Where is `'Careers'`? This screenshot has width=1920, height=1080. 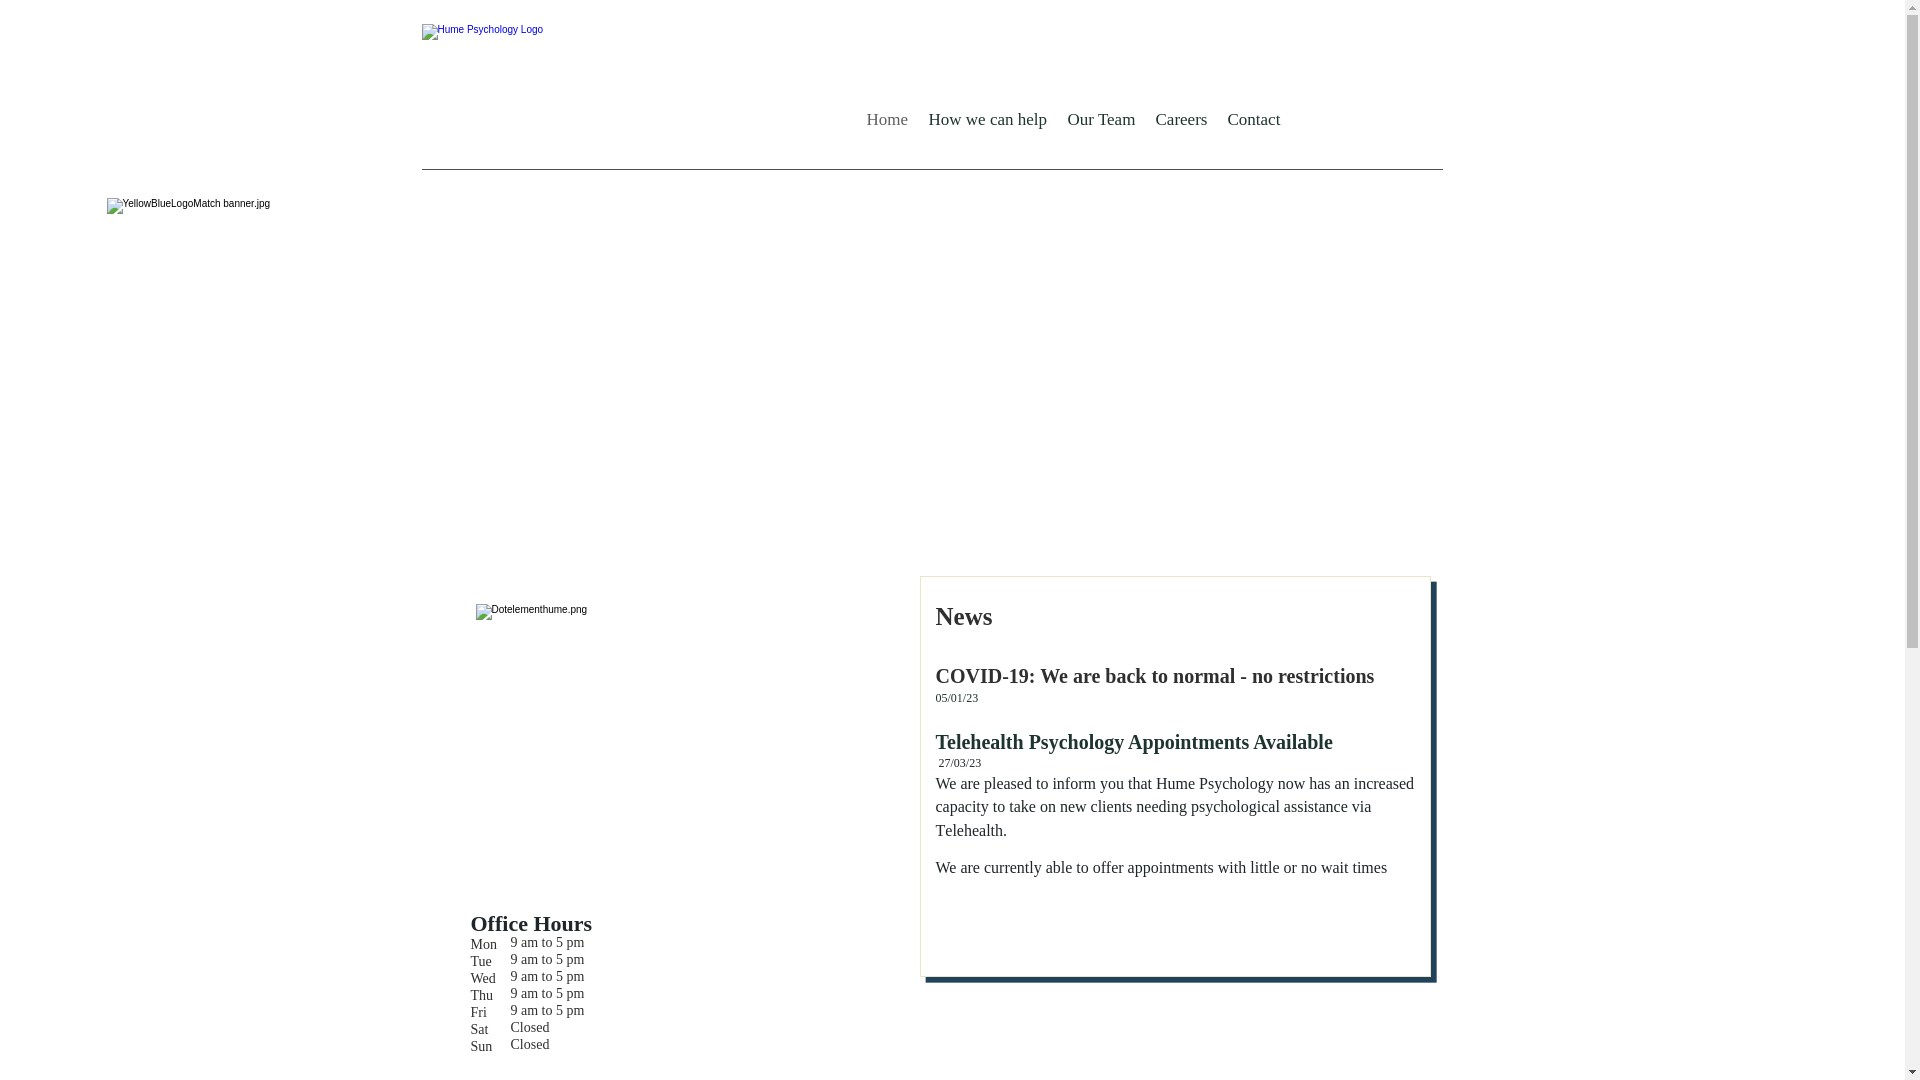 'Careers' is located at coordinates (1181, 119).